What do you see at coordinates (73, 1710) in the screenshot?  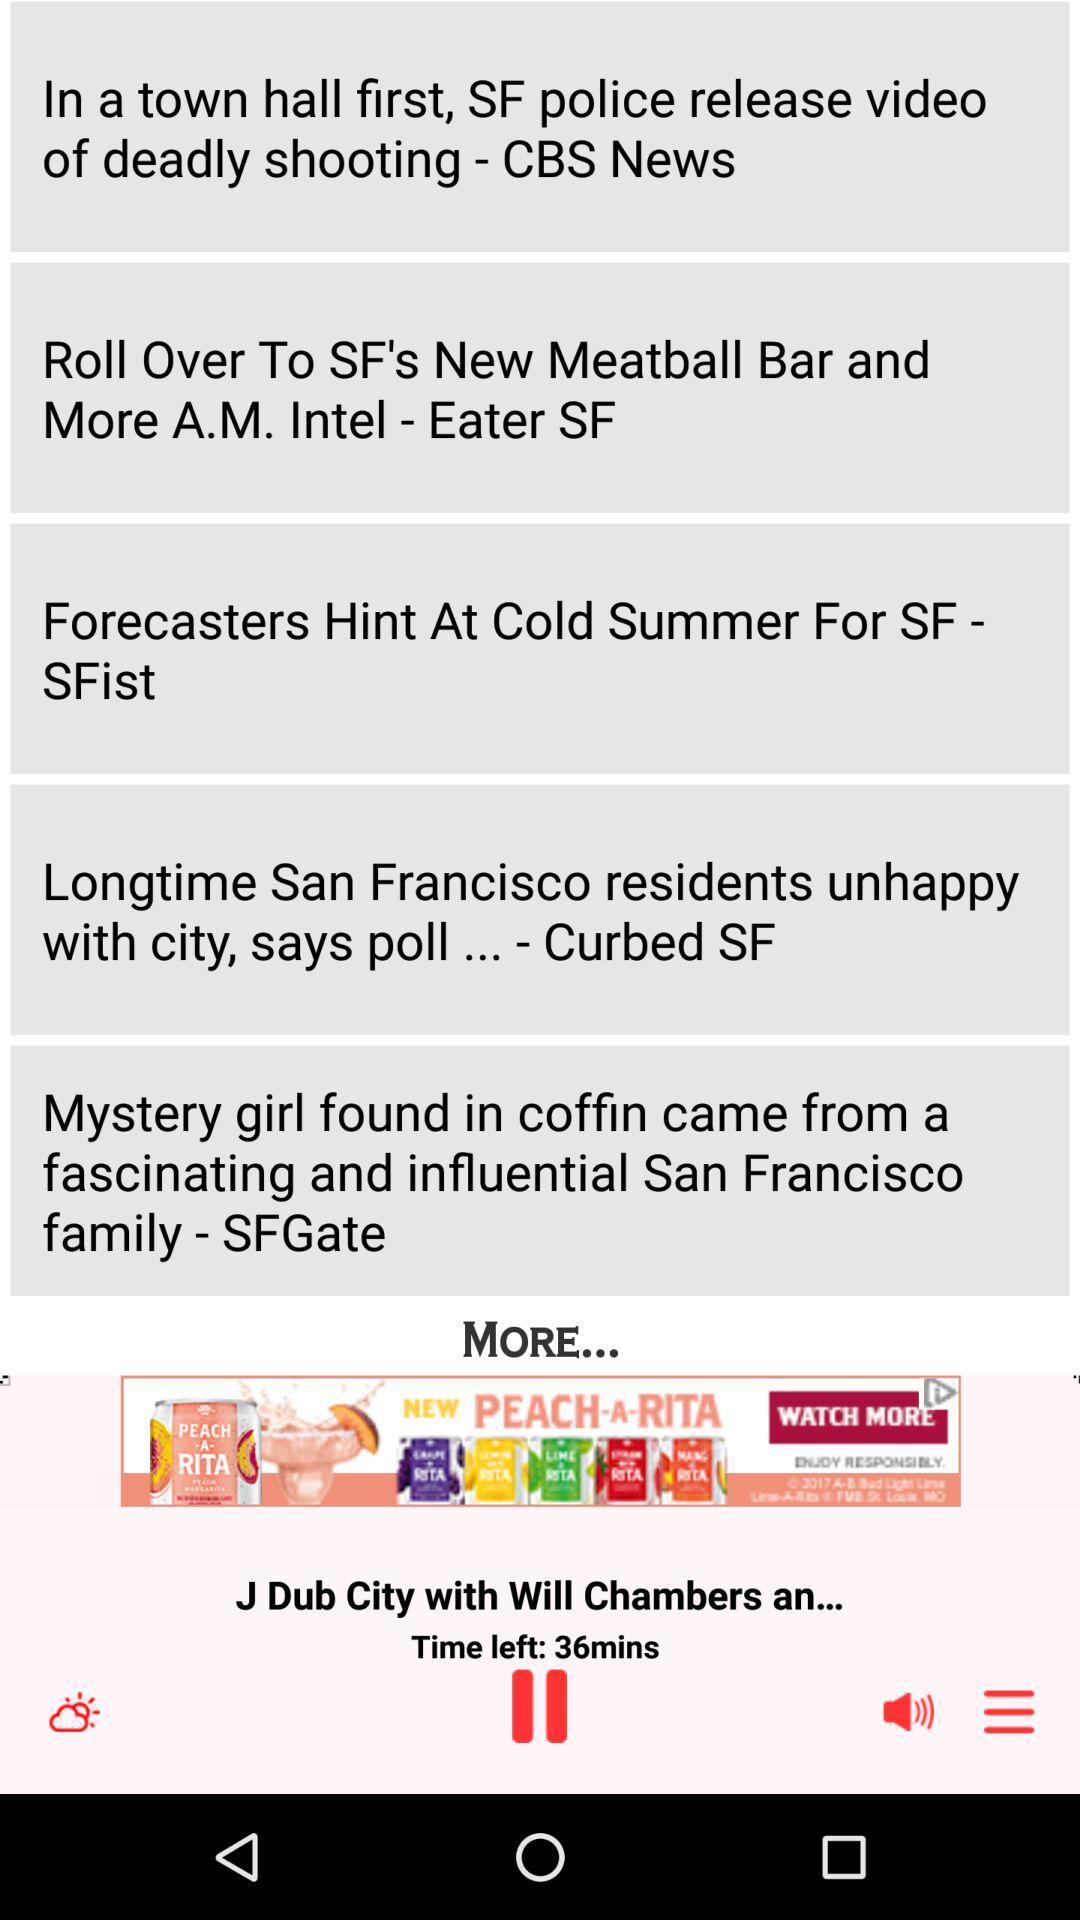 I see `displays the weather` at bounding box center [73, 1710].